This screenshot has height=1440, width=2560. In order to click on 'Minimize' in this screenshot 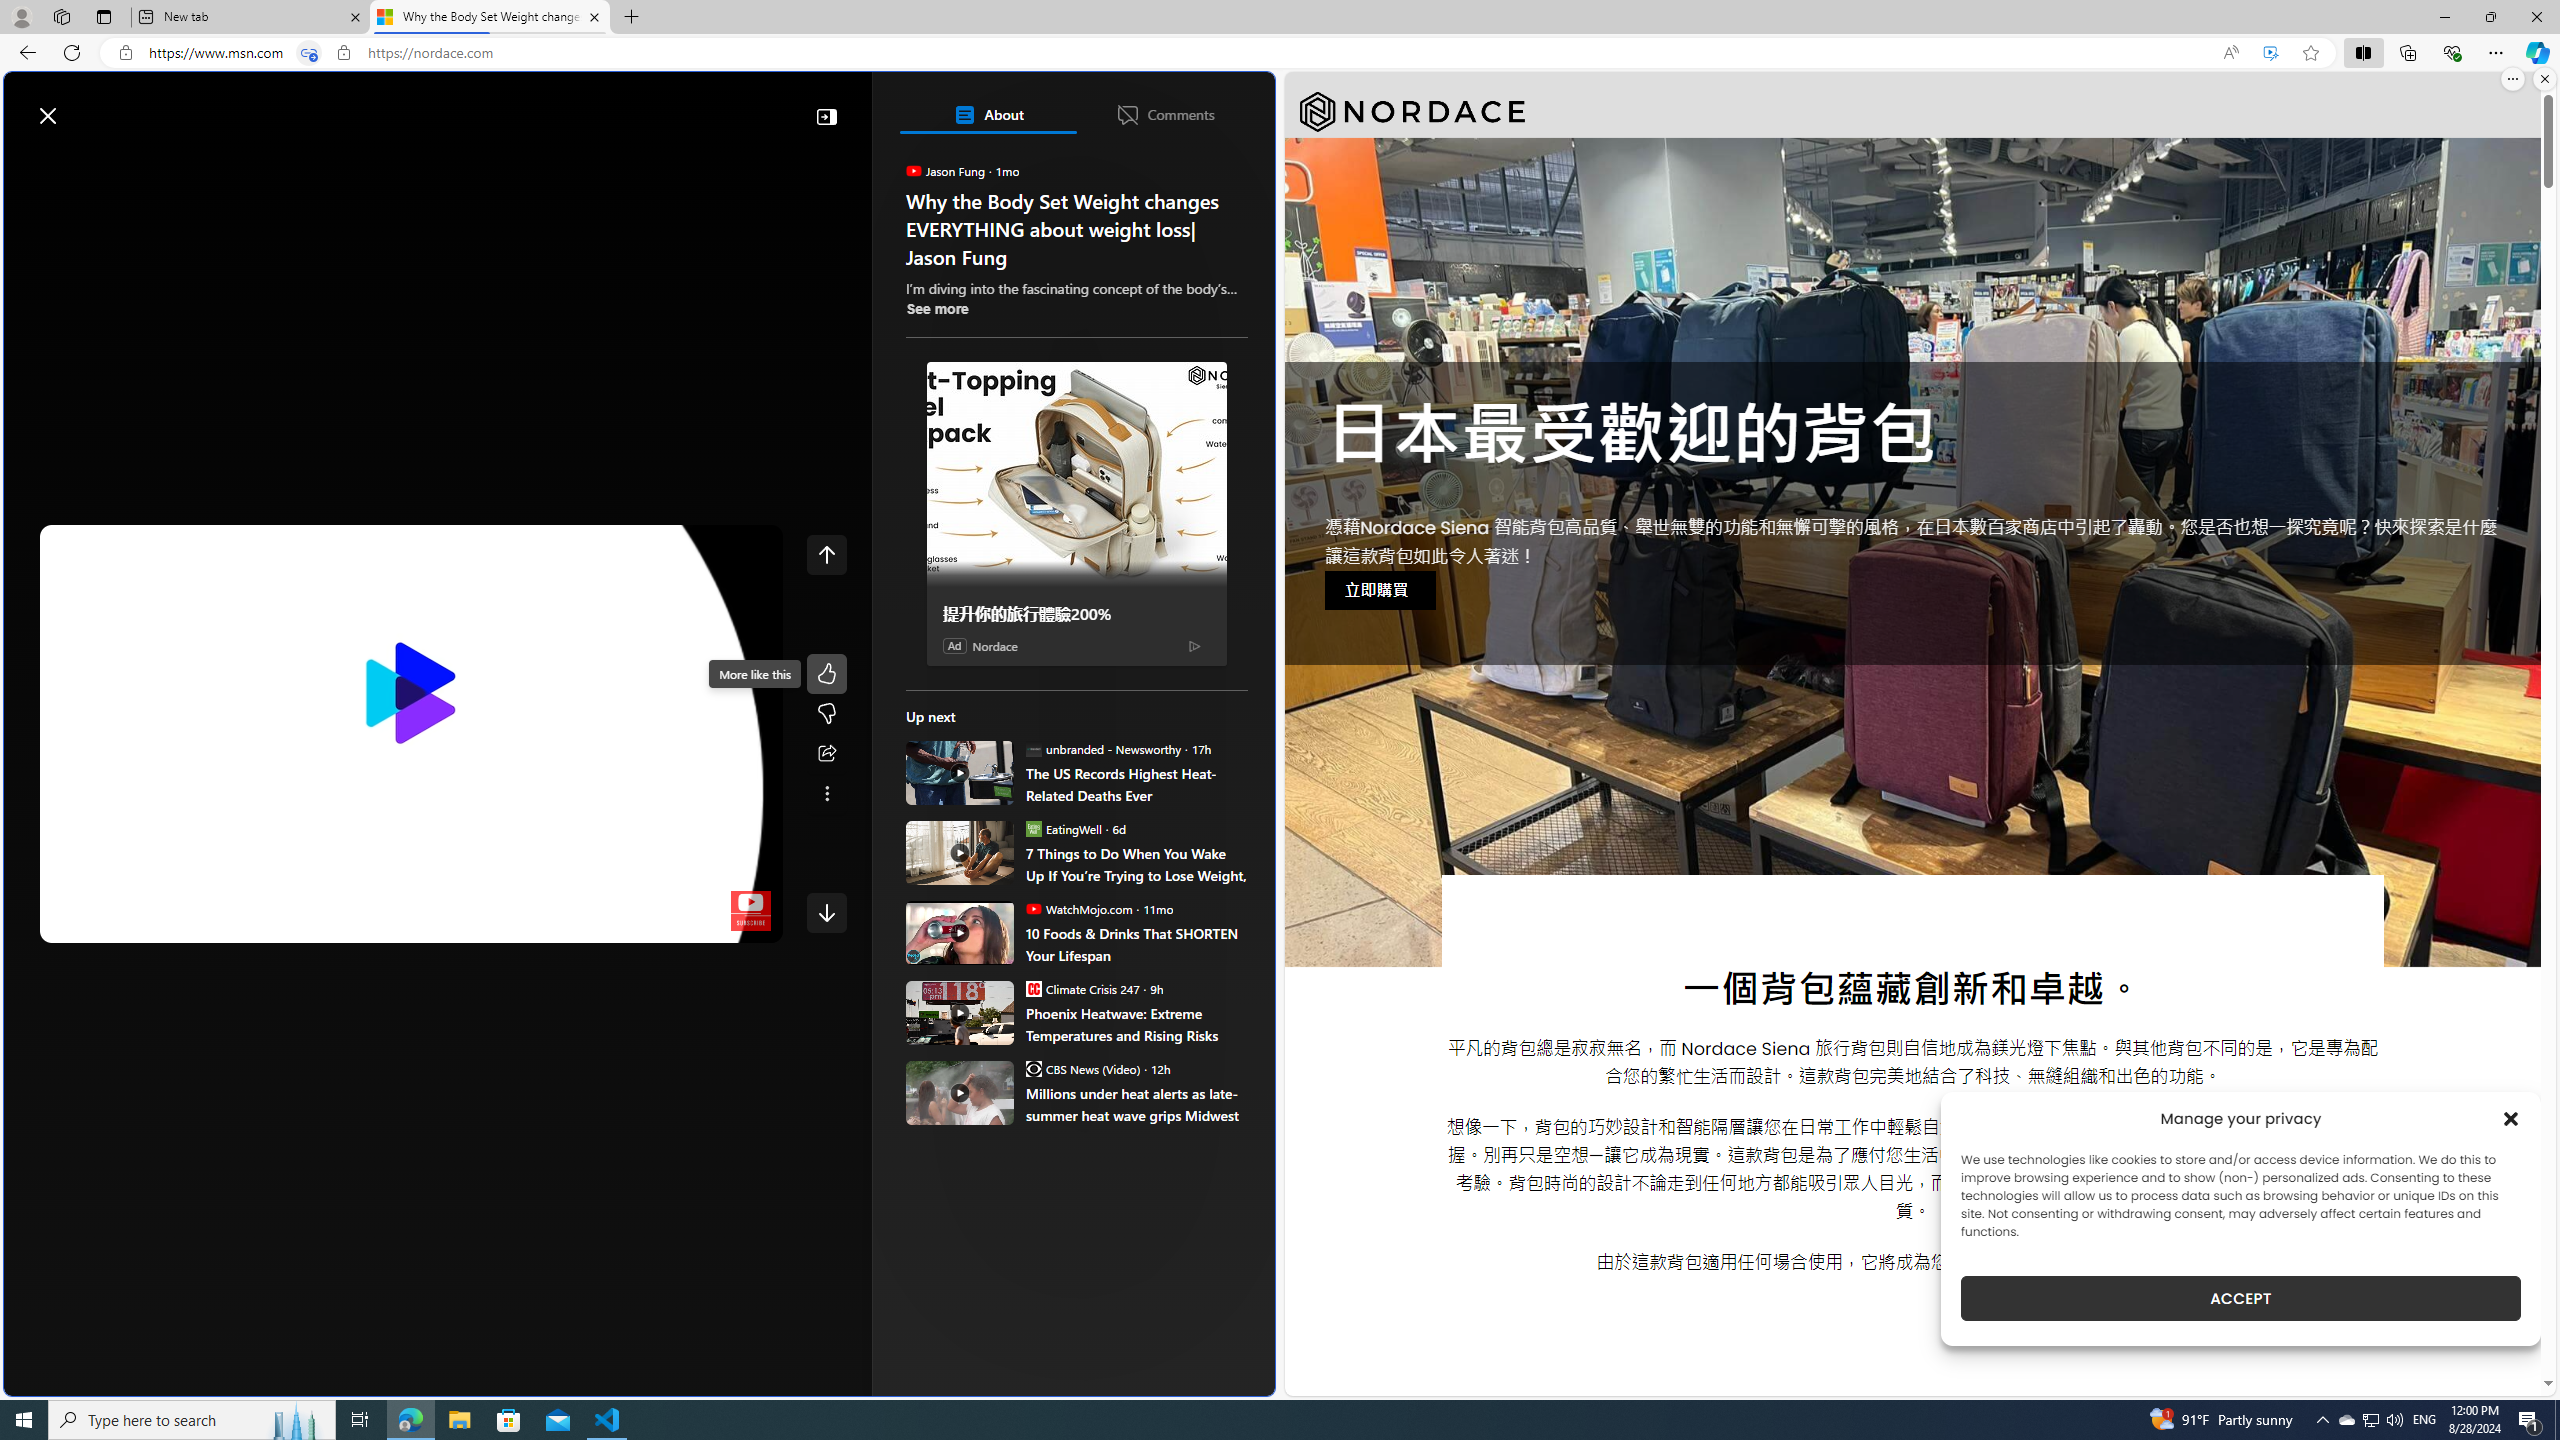, I will do `click(2443, 16)`.